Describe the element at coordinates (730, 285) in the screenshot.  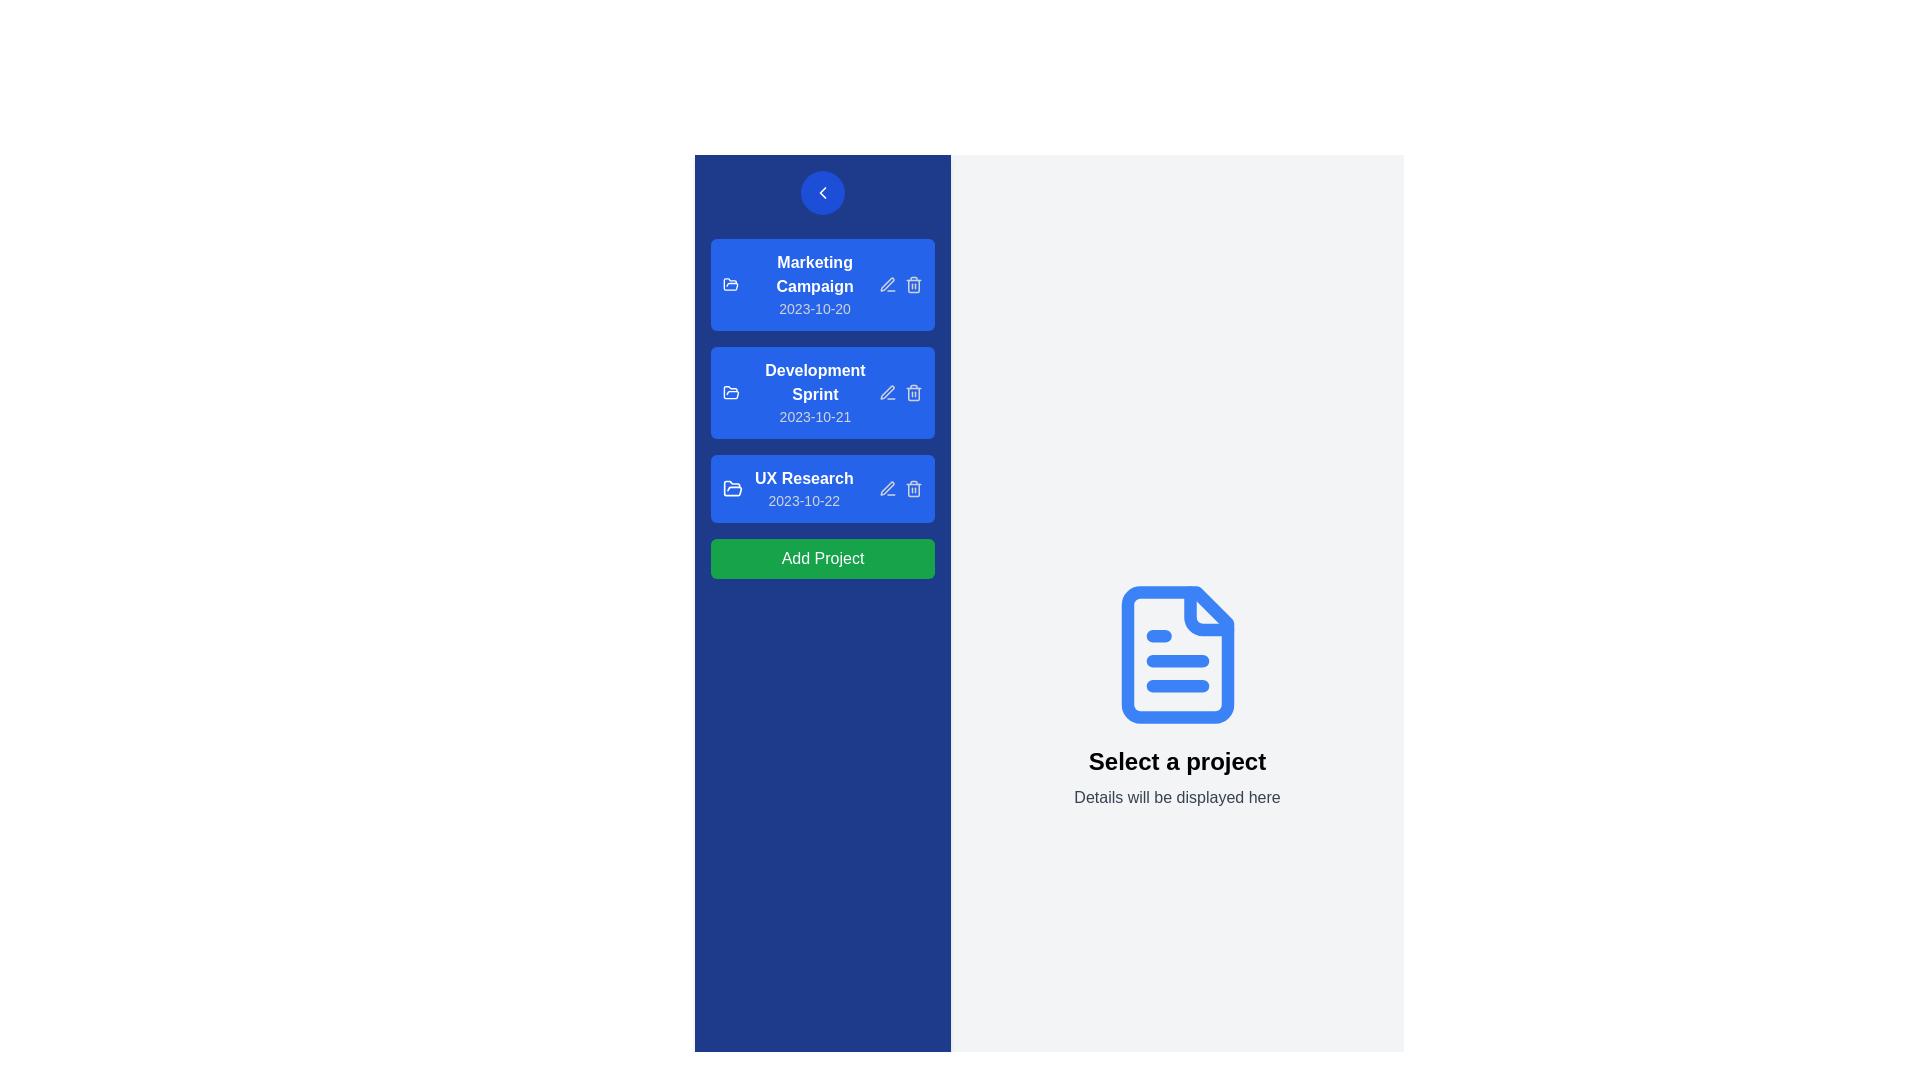
I see `the minimalist blue folder icon located to the left of the project title 'Marketing Campaign' in the left sidebar` at that location.